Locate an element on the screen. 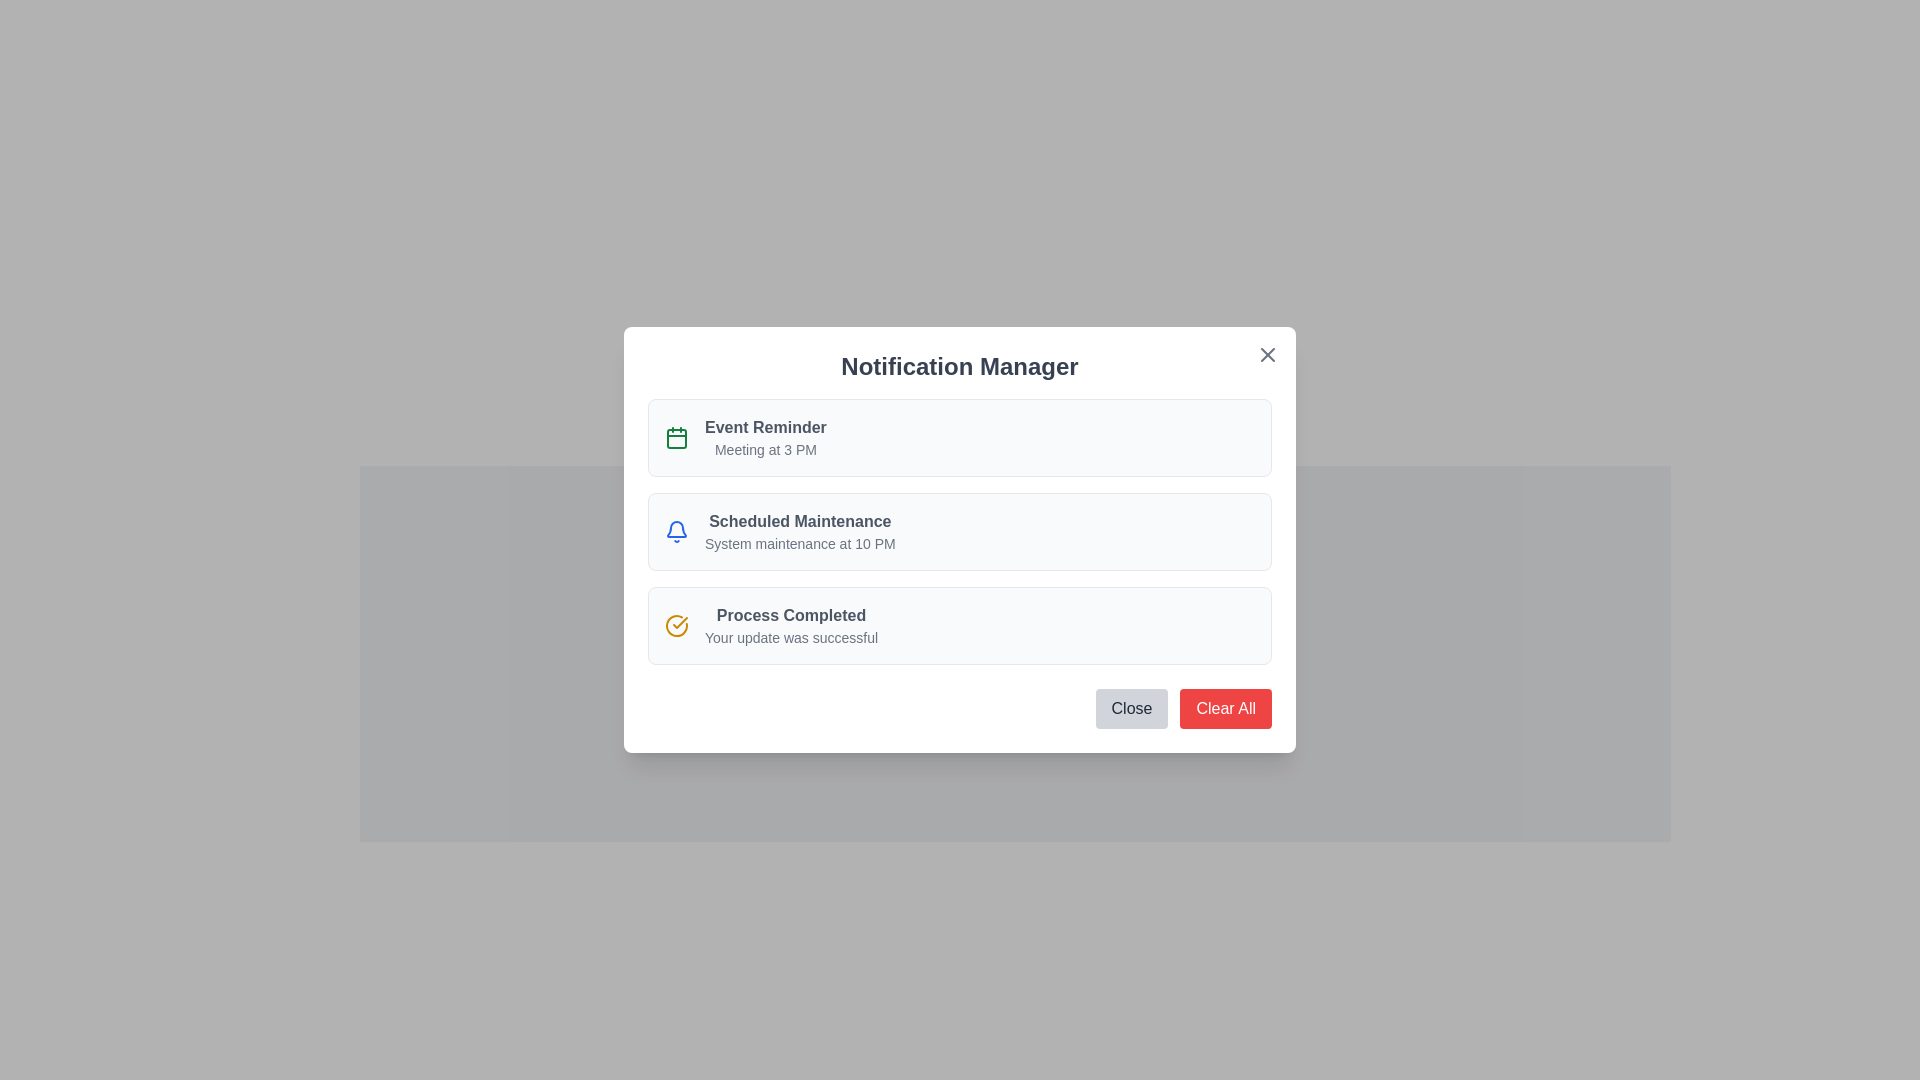 The width and height of the screenshot is (1920, 1080). the calendar icon, which is the first icon in a vertical stack located to the left of the 'Event Reminder' text on the notification interface is located at coordinates (676, 438).